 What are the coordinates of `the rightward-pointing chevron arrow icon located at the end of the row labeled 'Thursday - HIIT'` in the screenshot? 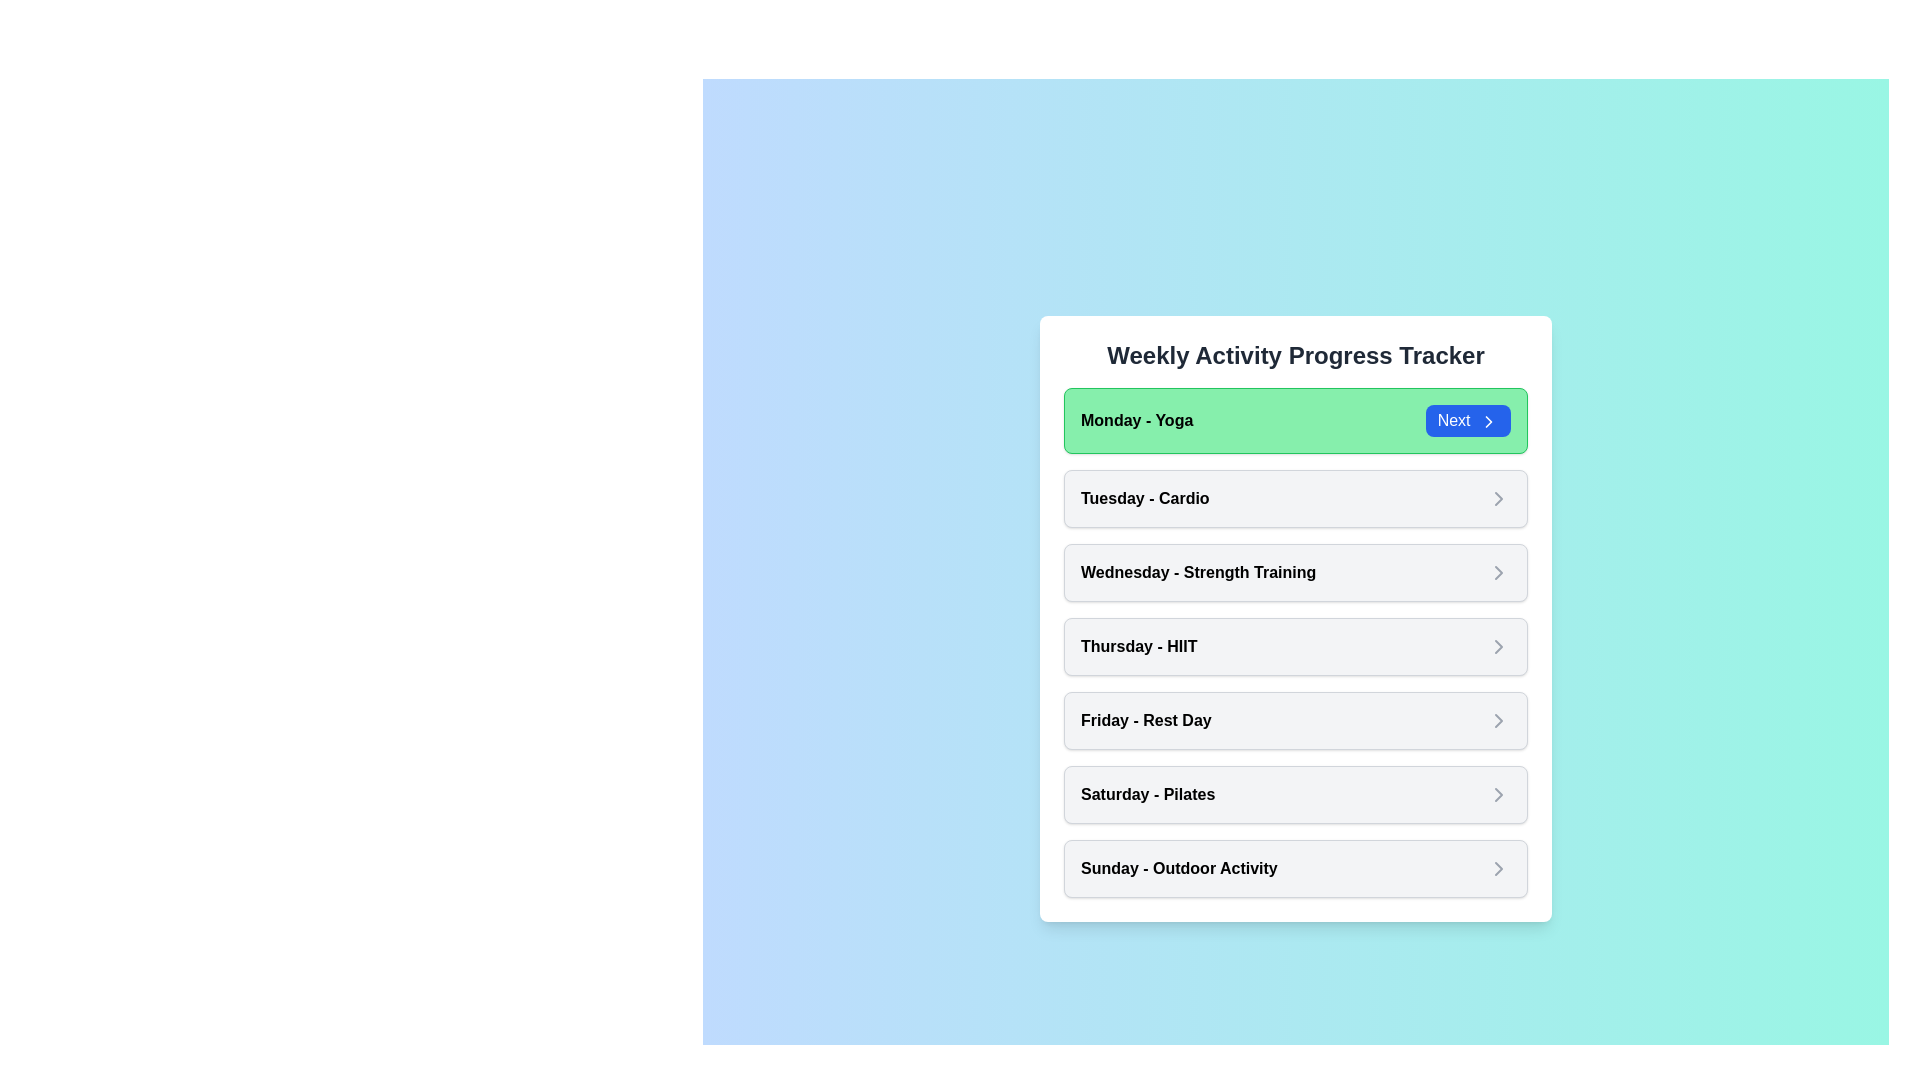 It's located at (1498, 647).